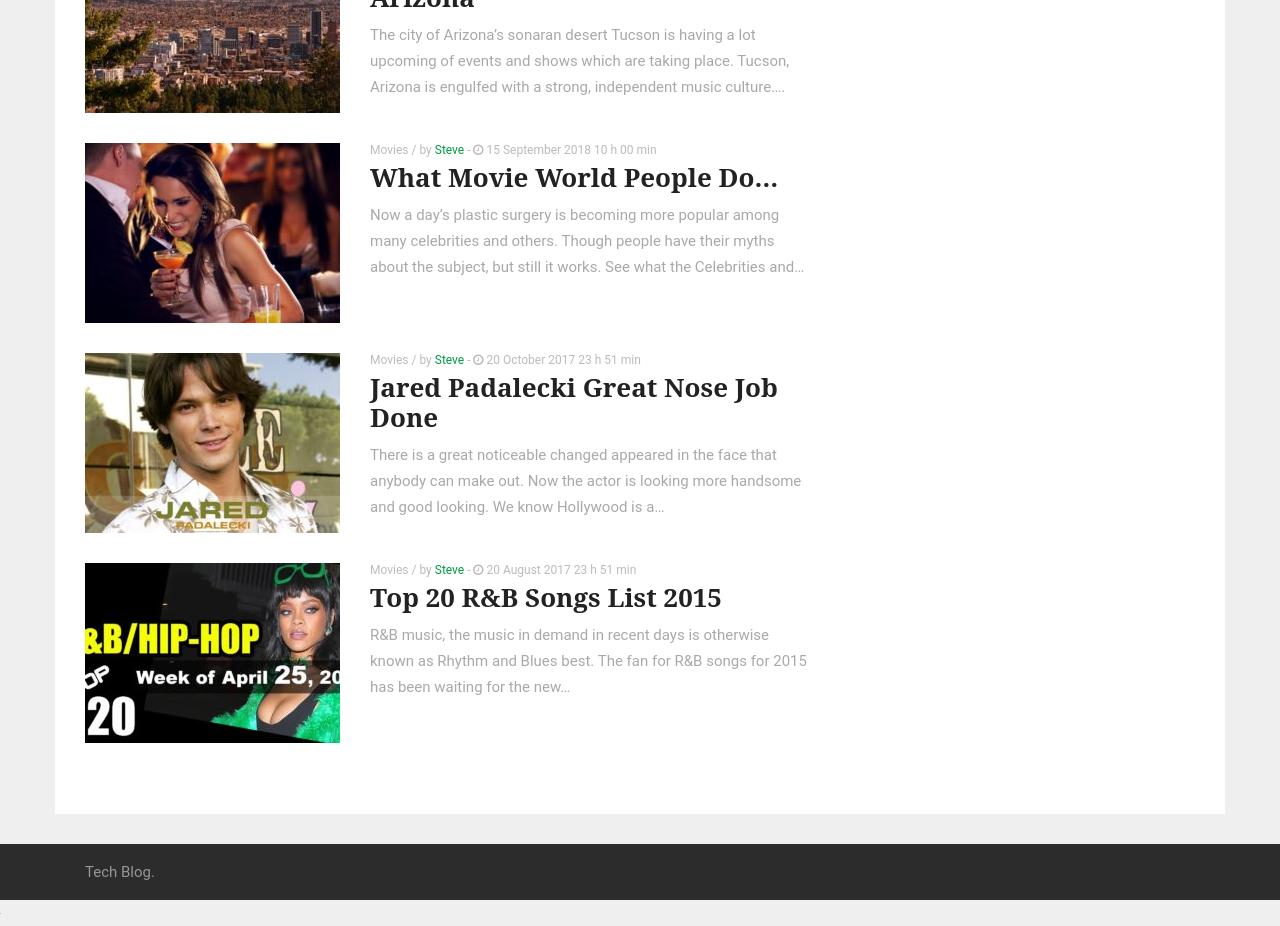 The width and height of the screenshot is (1280, 926). What do you see at coordinates (118, 870) in the screenshot?
I see `'Tech Blog.'` at bounding box center [118, 870].